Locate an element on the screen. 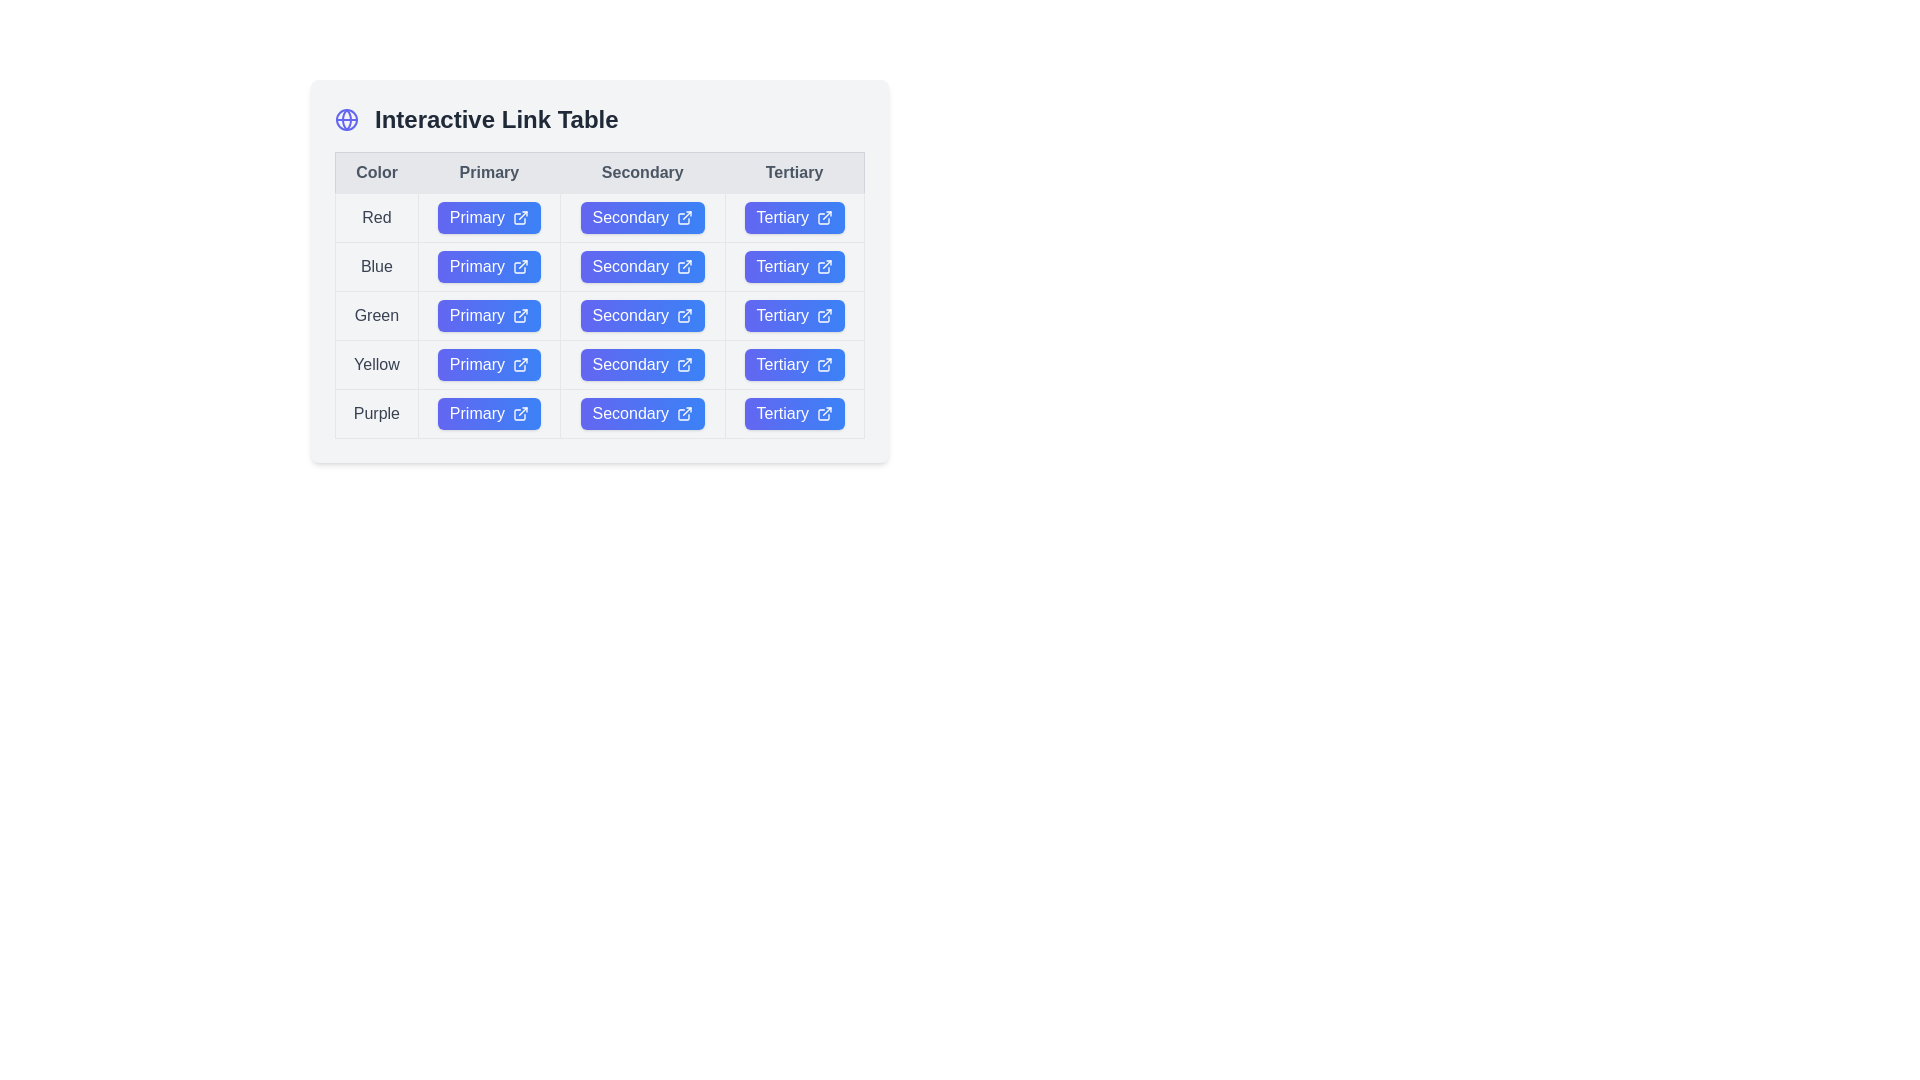  the 'Primary' button with a gradient blue background and an external link icon is located at coordinates (489, 365).